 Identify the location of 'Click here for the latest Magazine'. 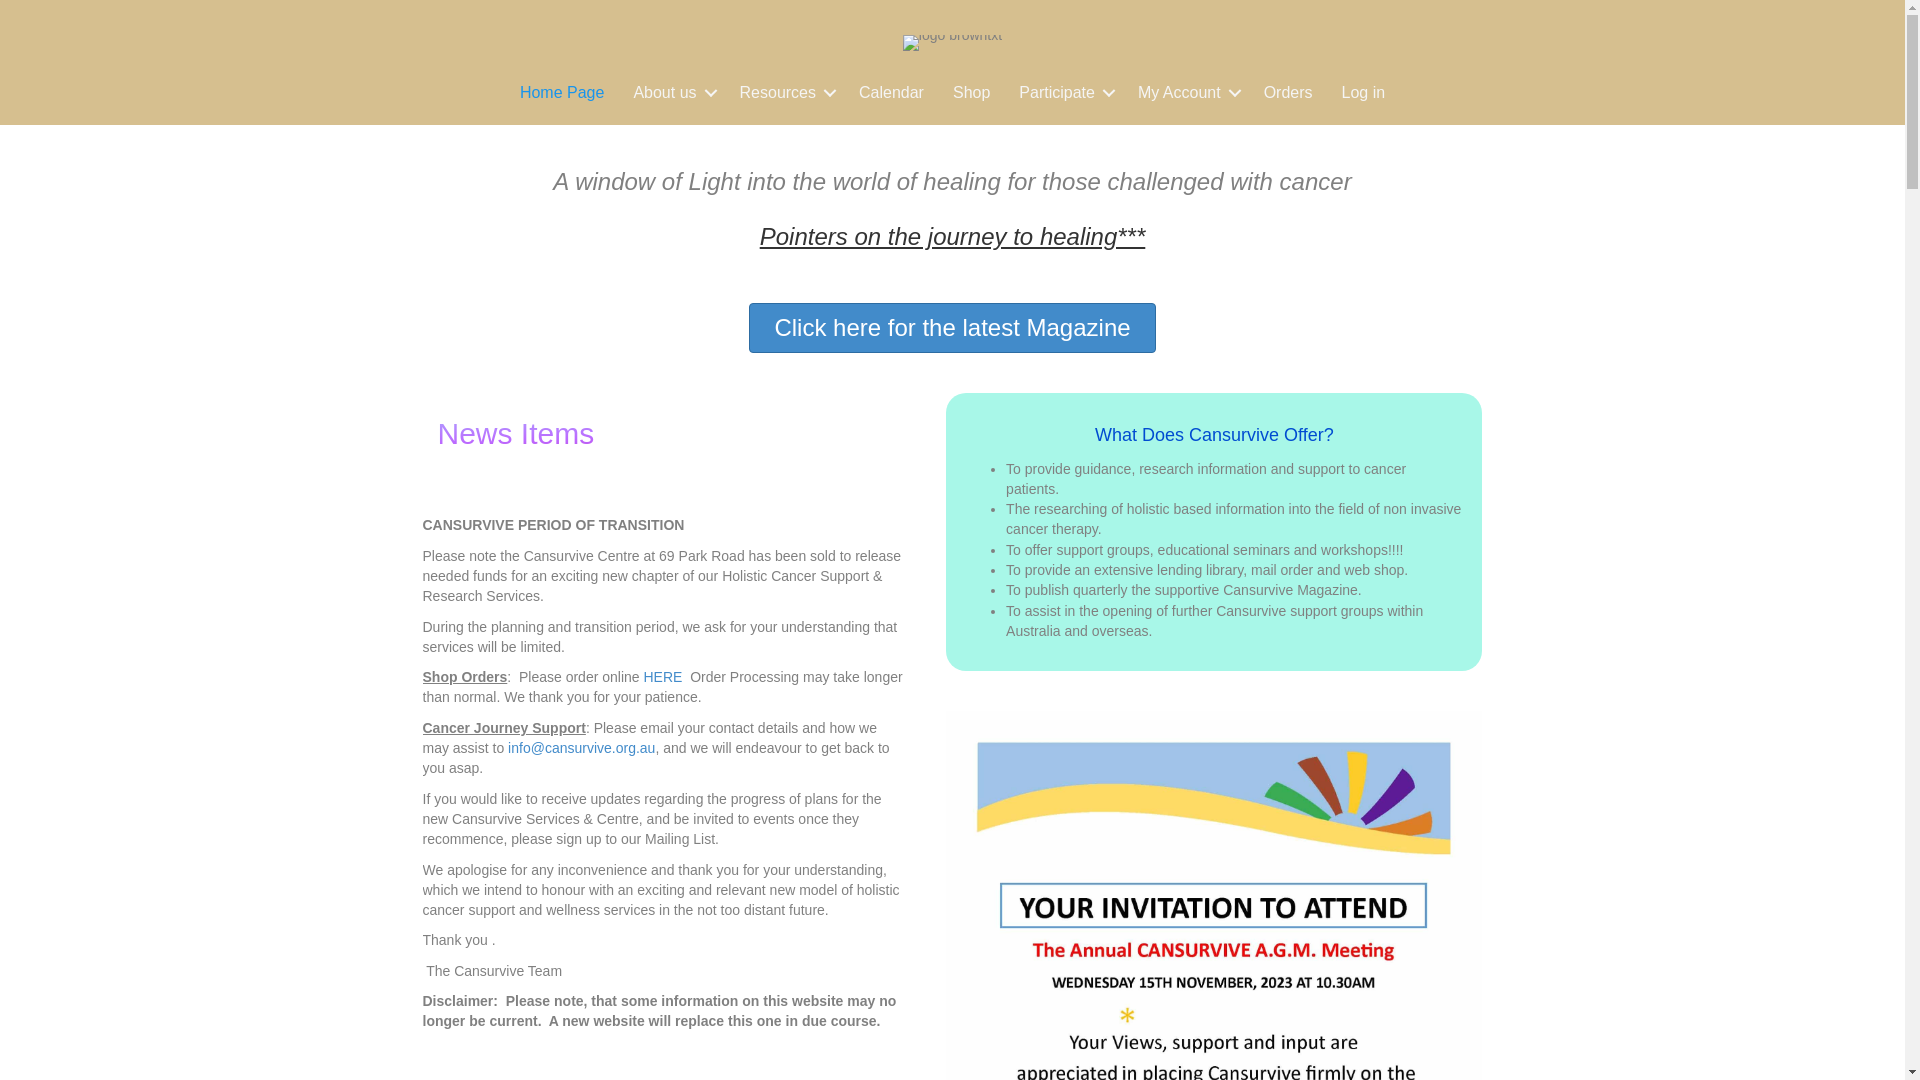
(950, 326).